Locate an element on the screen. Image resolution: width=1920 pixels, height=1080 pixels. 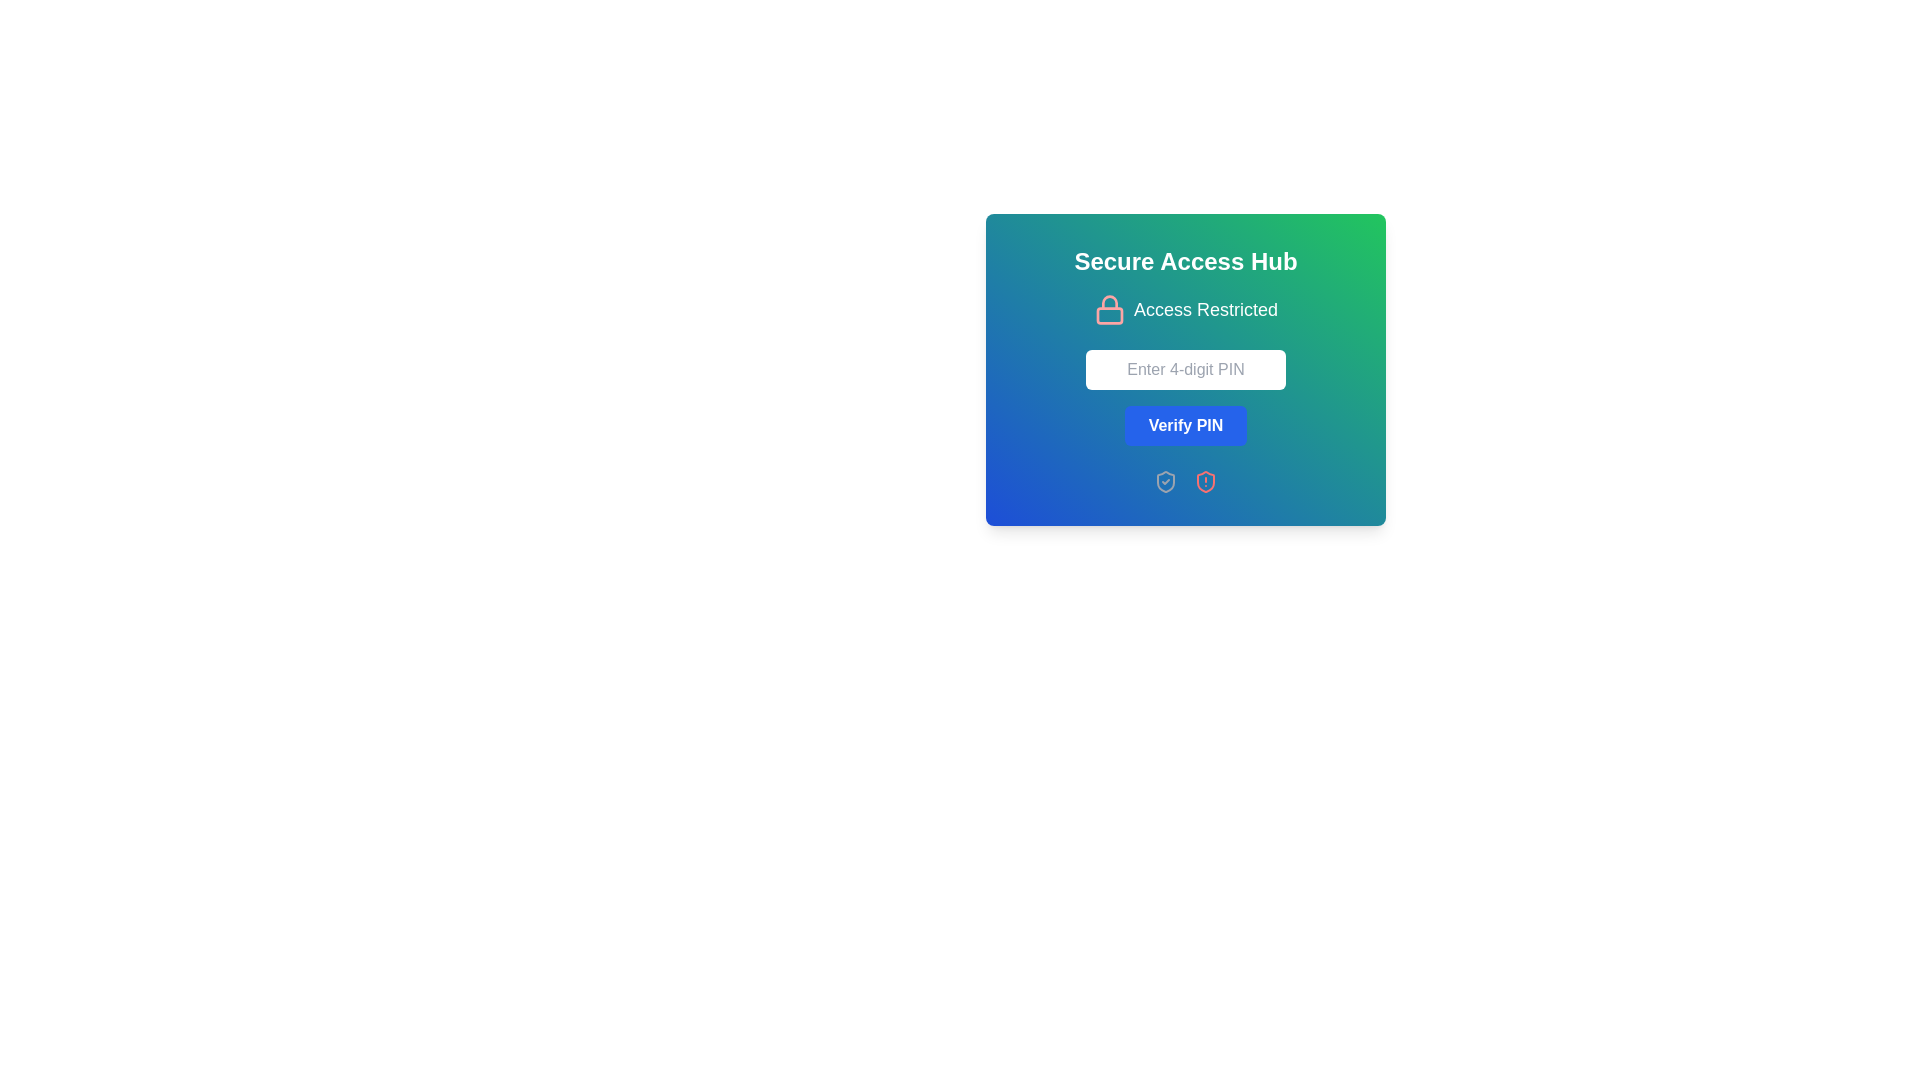
the 'Access Restricted' label with a lock icon, which is located in the centered modal component below the 'Secure Access Hub' title and above the PIN entry field is located at coordinates (1185, 309).